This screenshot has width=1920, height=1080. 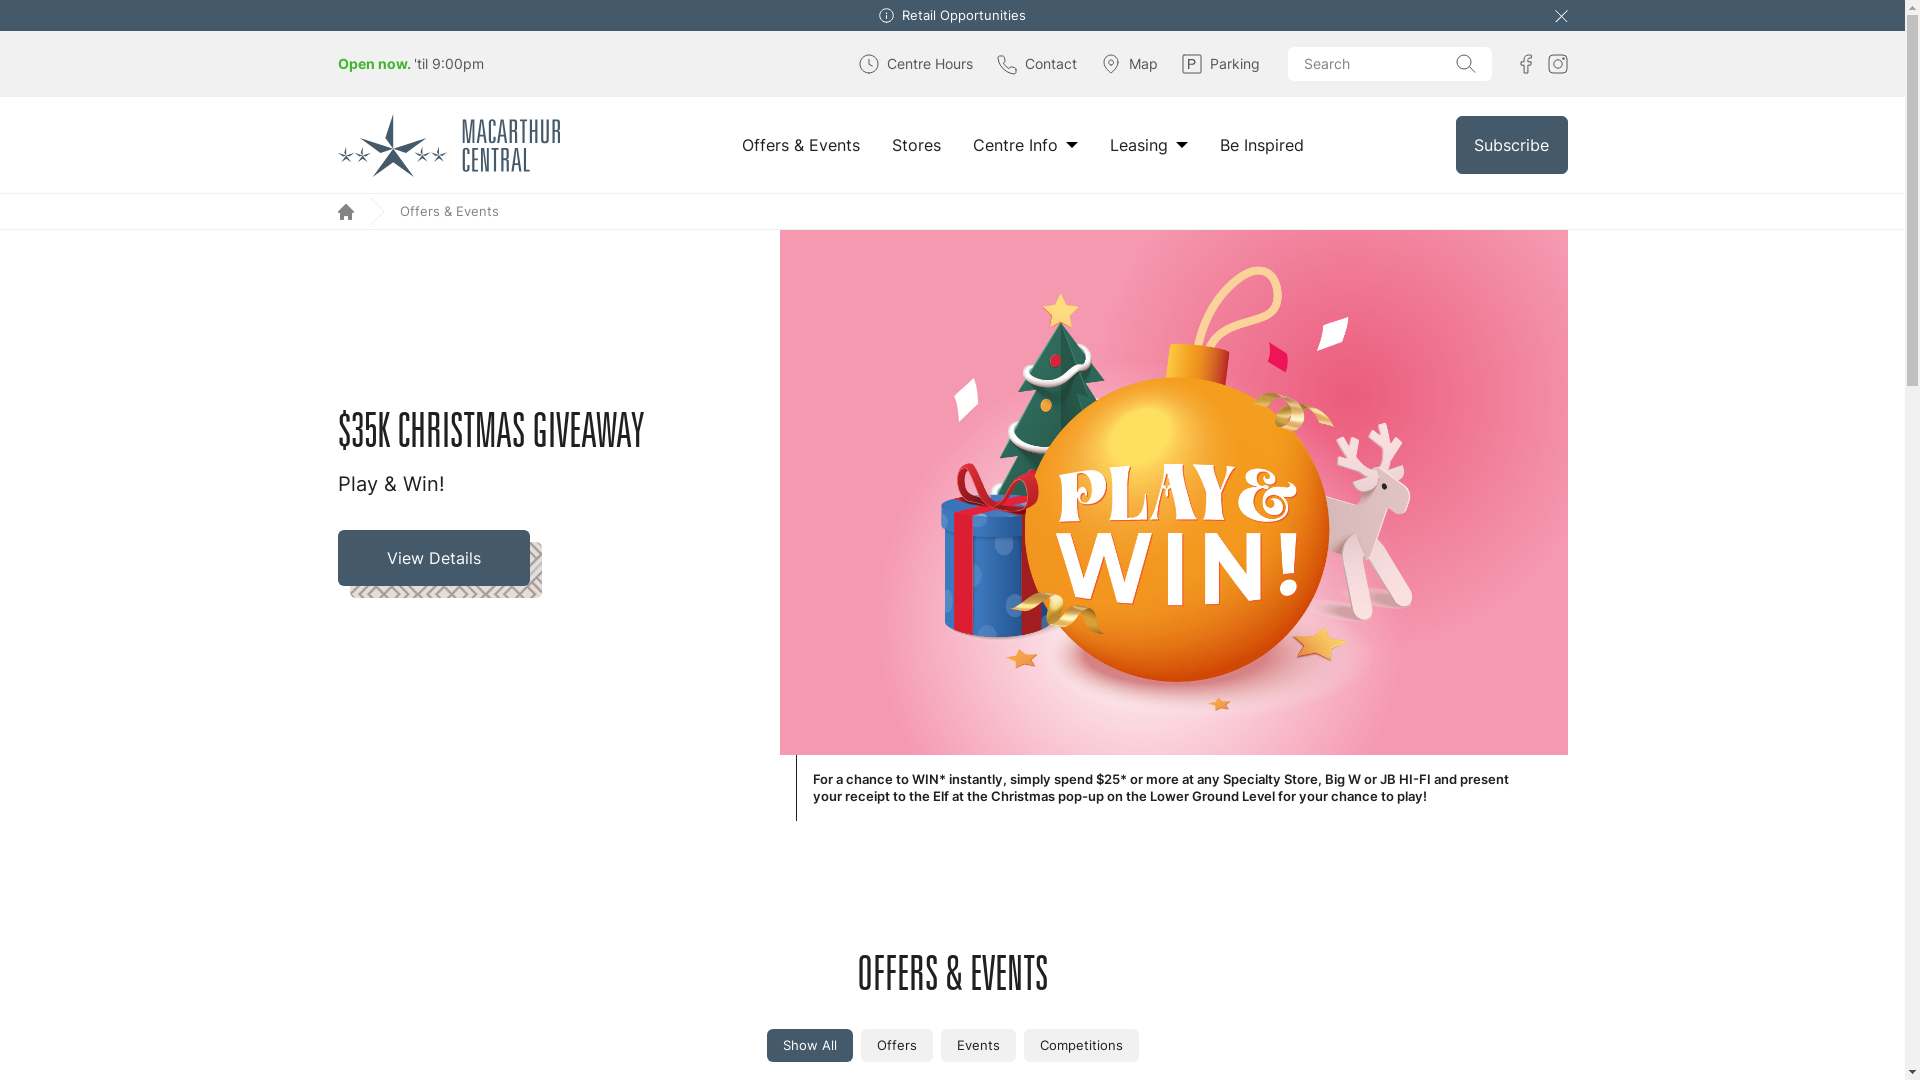 What do you see at coordinates (410, 62) in the screenshot?
I see `'Open now. 'til 9:00pm'` at bounding box center [410, 62].